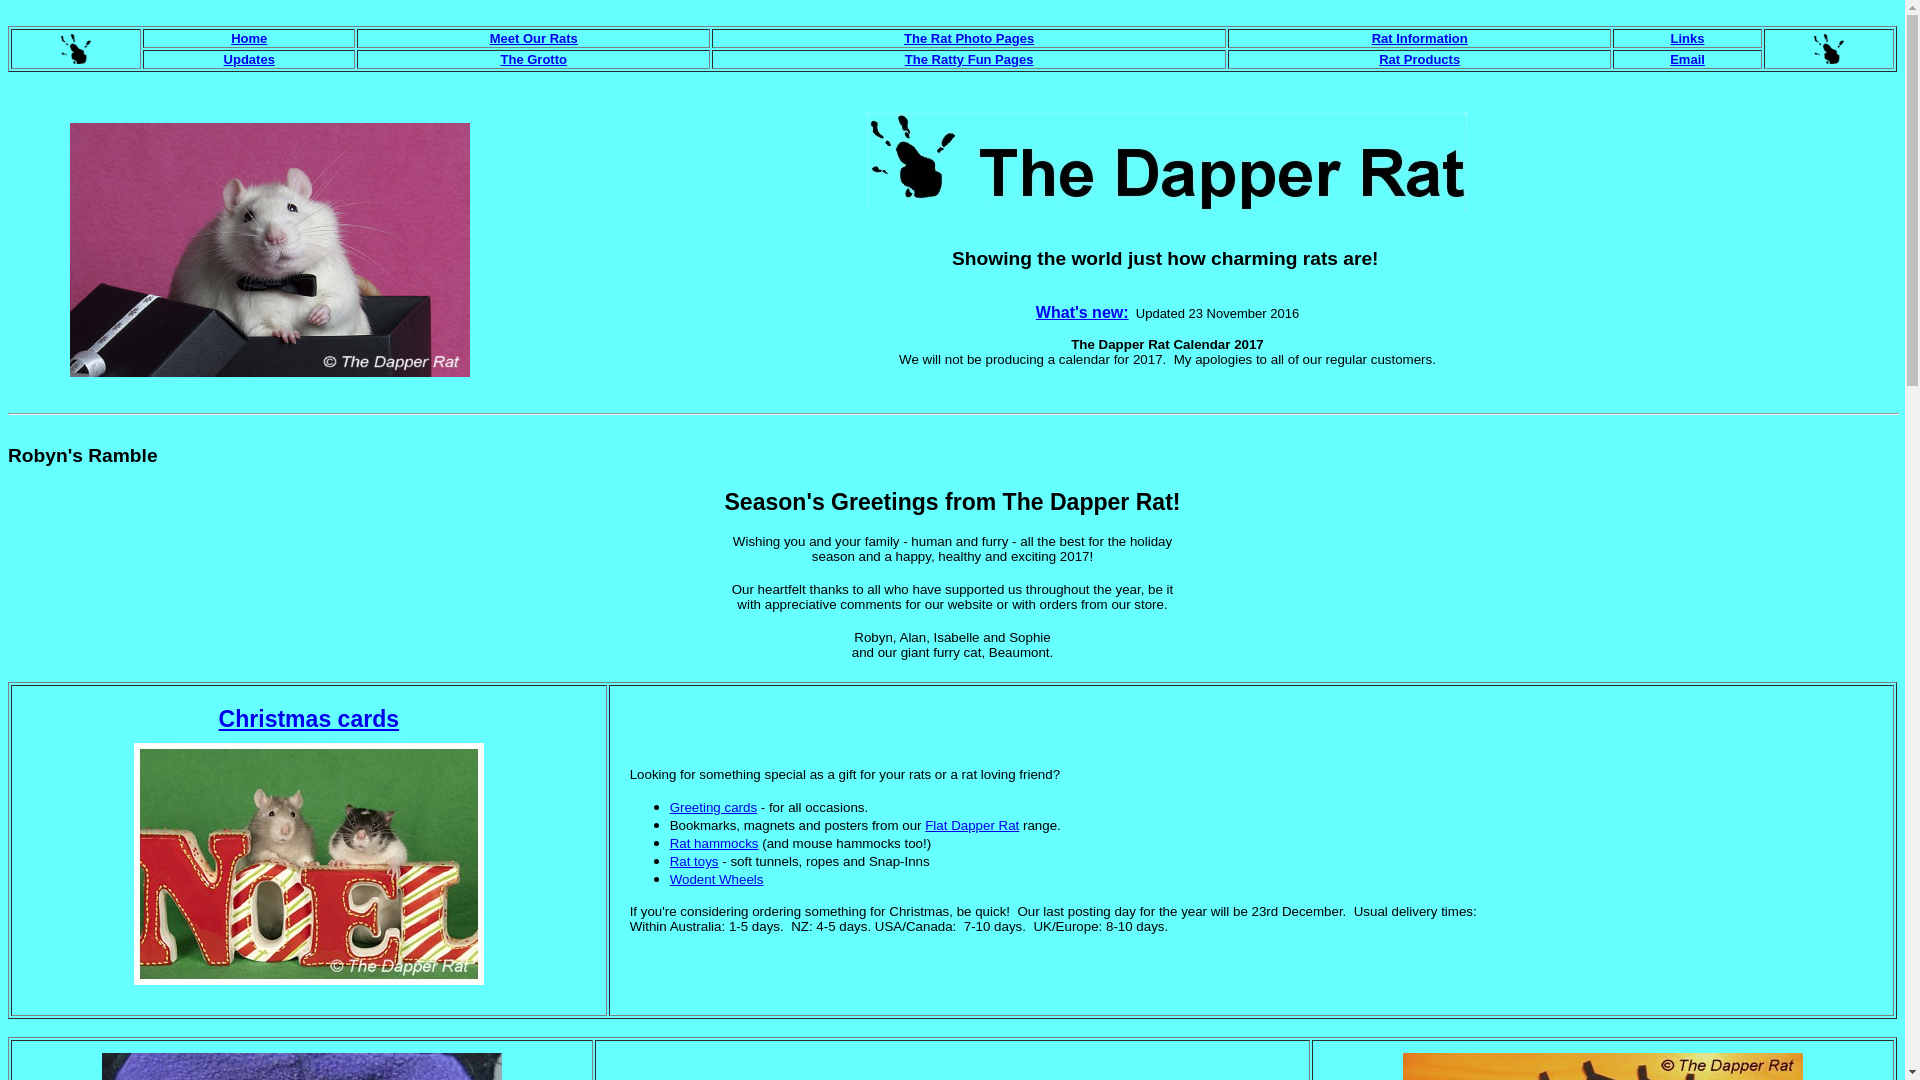  Describe the element at coordinates (248, 58) in the screenshot. I see `'Updates'` at that location.